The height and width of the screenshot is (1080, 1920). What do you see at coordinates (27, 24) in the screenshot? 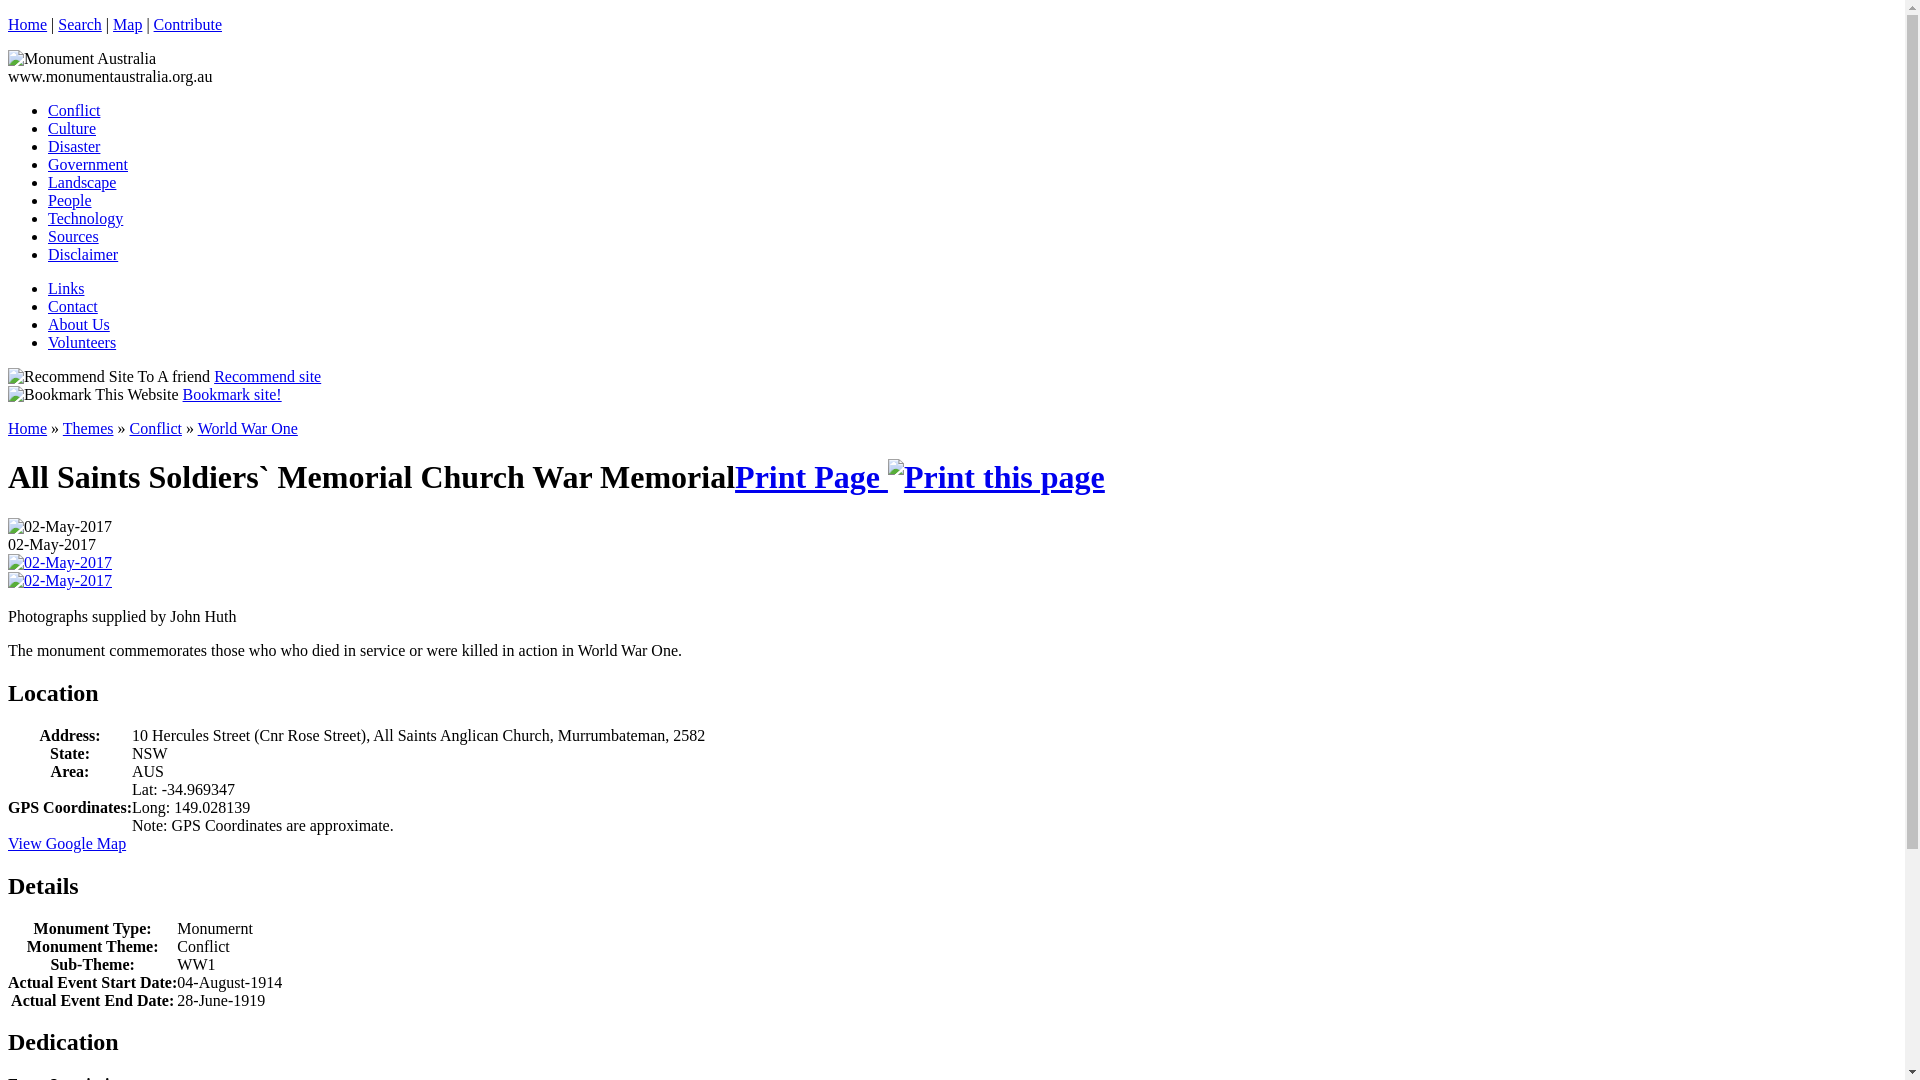
I see `'Home'` at bounding box center [27, 24].